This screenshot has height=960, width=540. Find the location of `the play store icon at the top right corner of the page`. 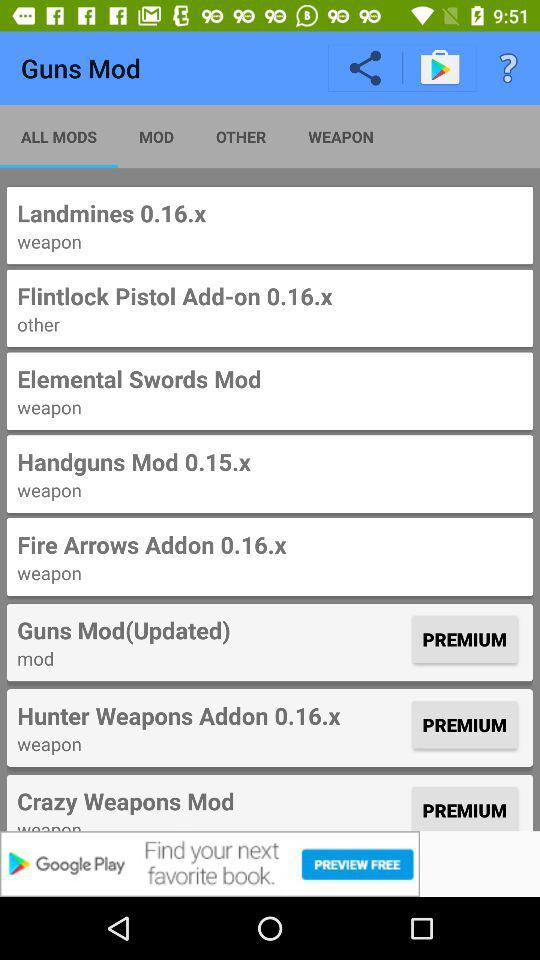

the play store icon at the top right corner of the page is located at coordinates (438, 67).